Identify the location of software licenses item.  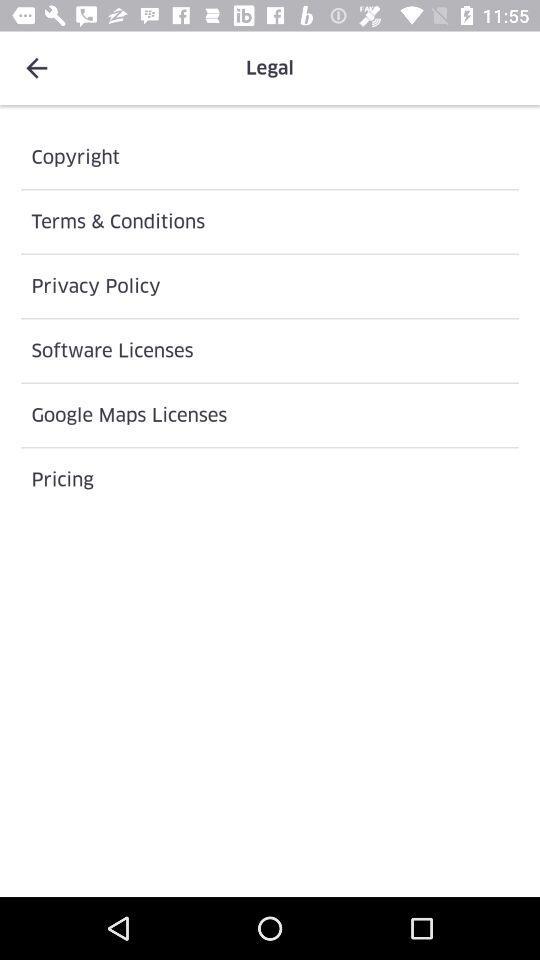
(270, 350).